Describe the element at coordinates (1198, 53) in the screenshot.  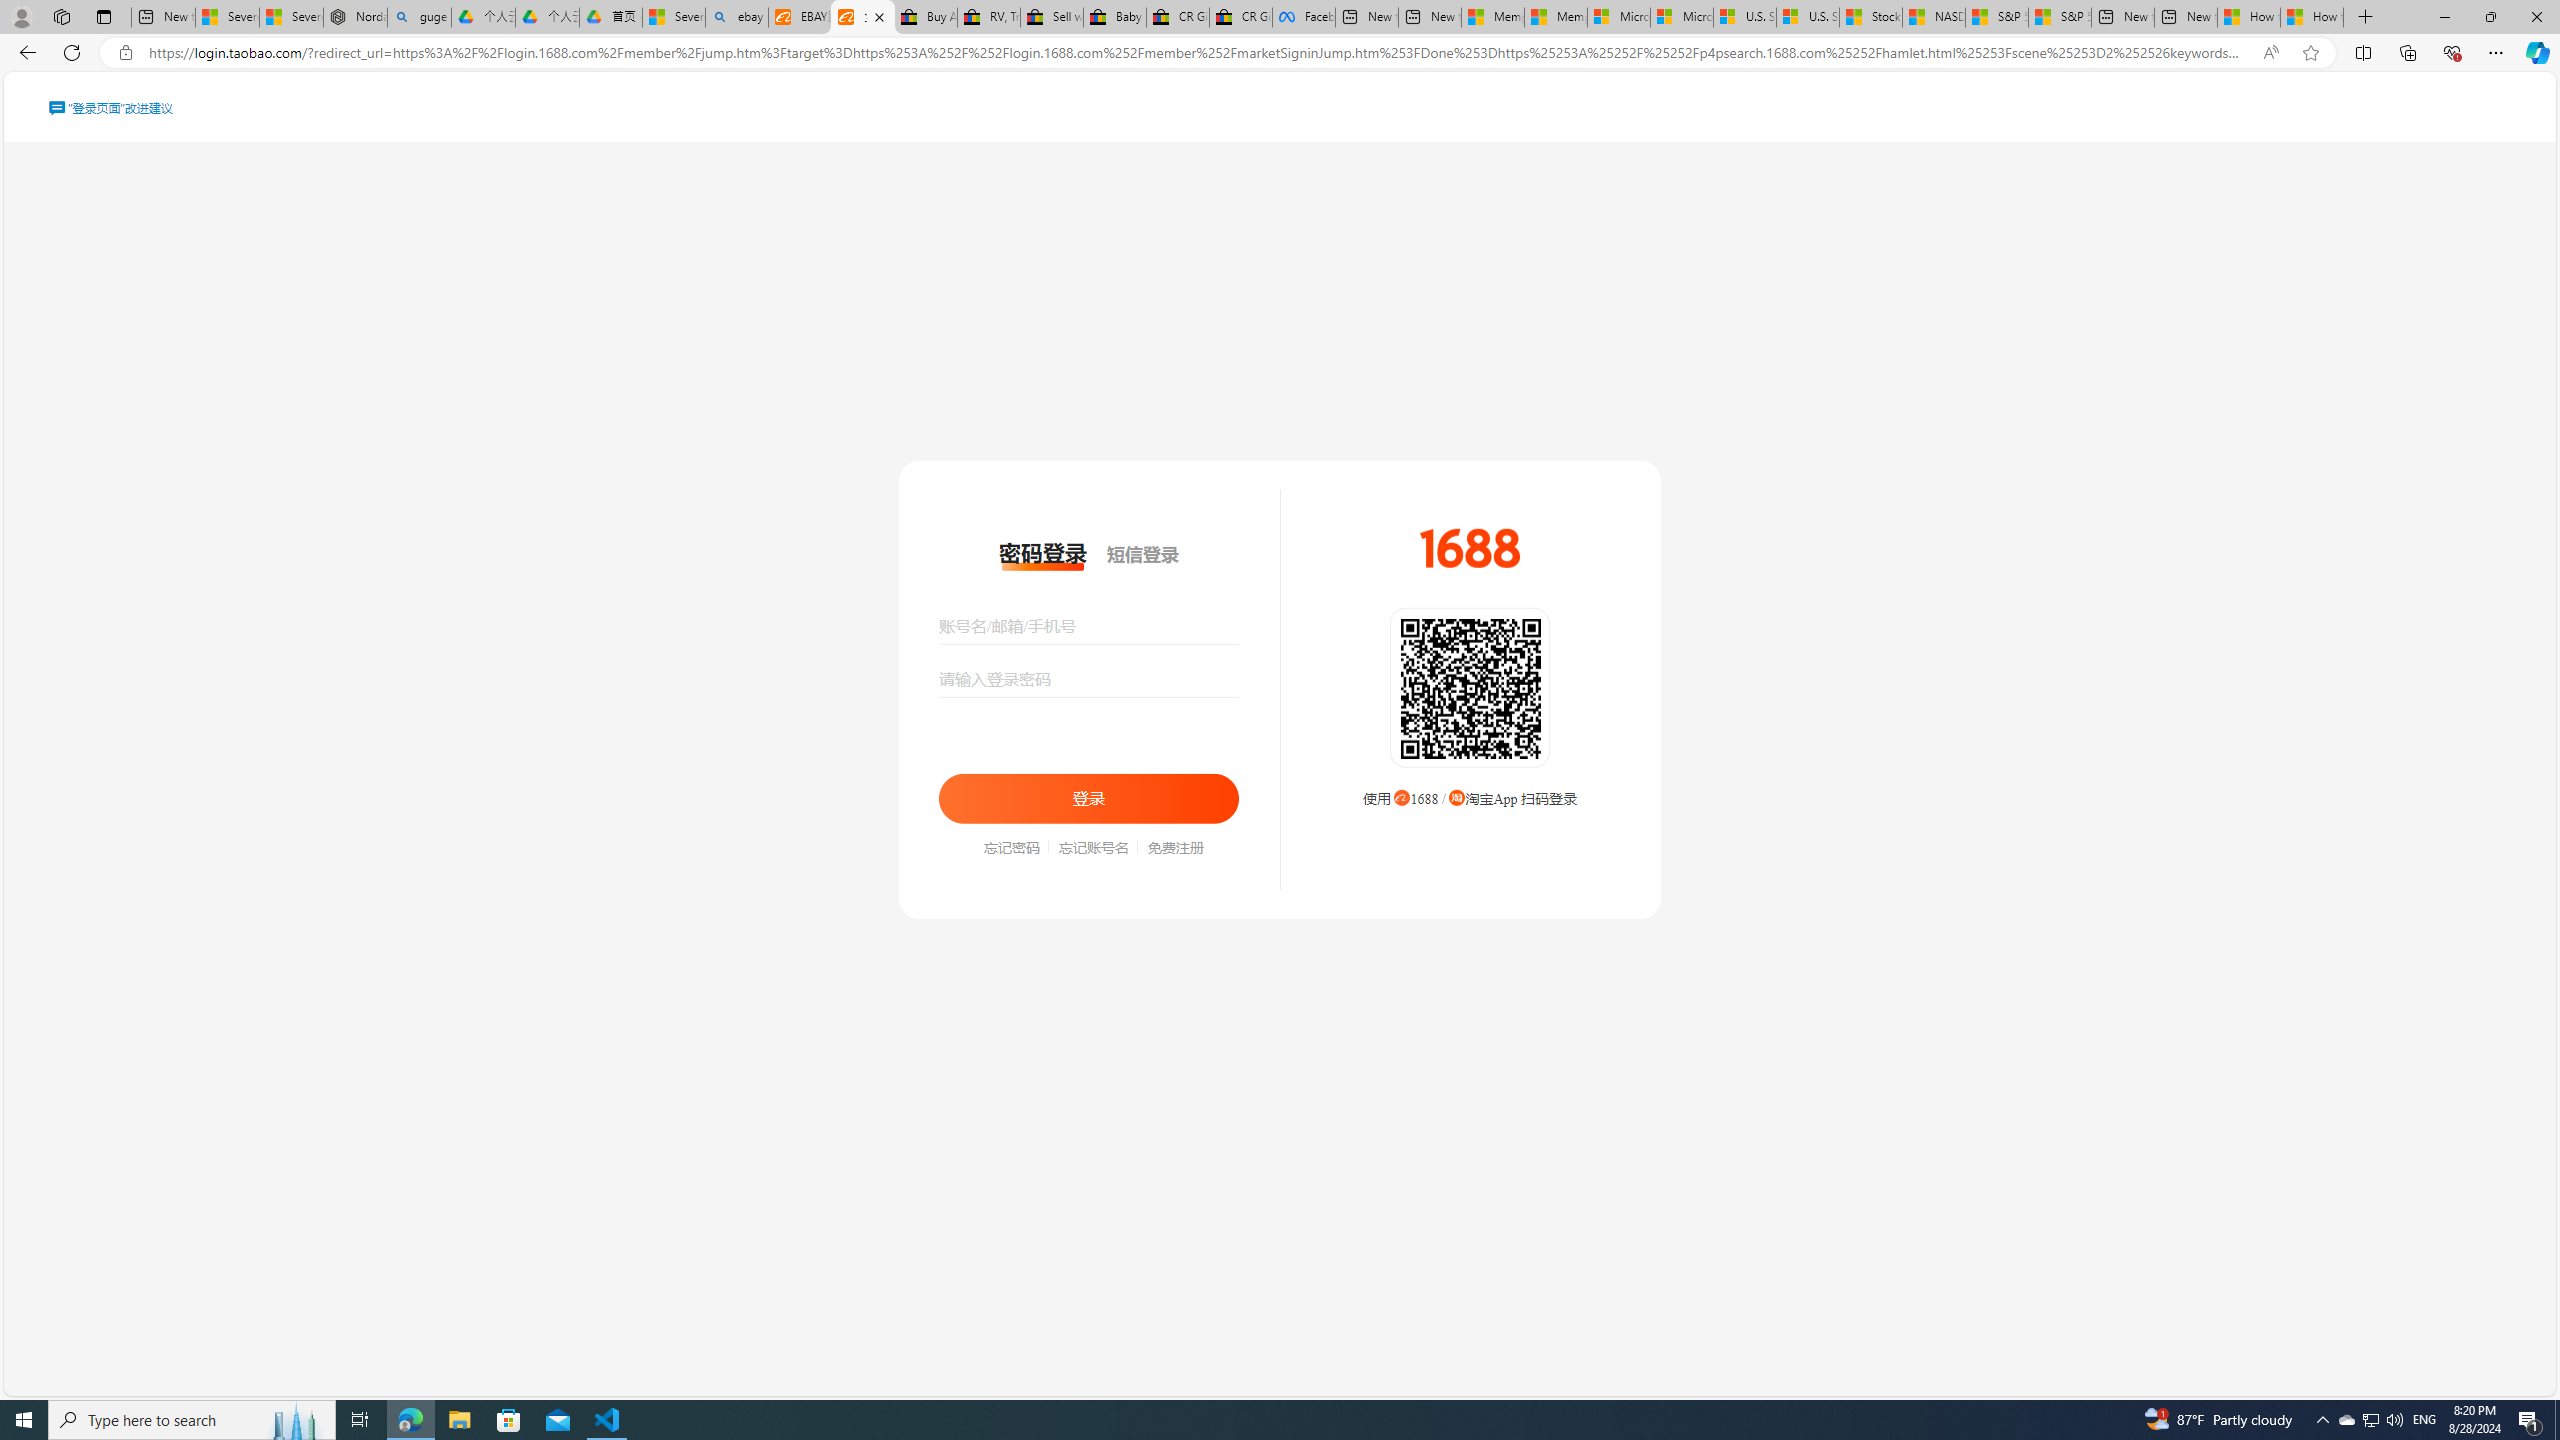
I see `'Address and search bar'` at that location.